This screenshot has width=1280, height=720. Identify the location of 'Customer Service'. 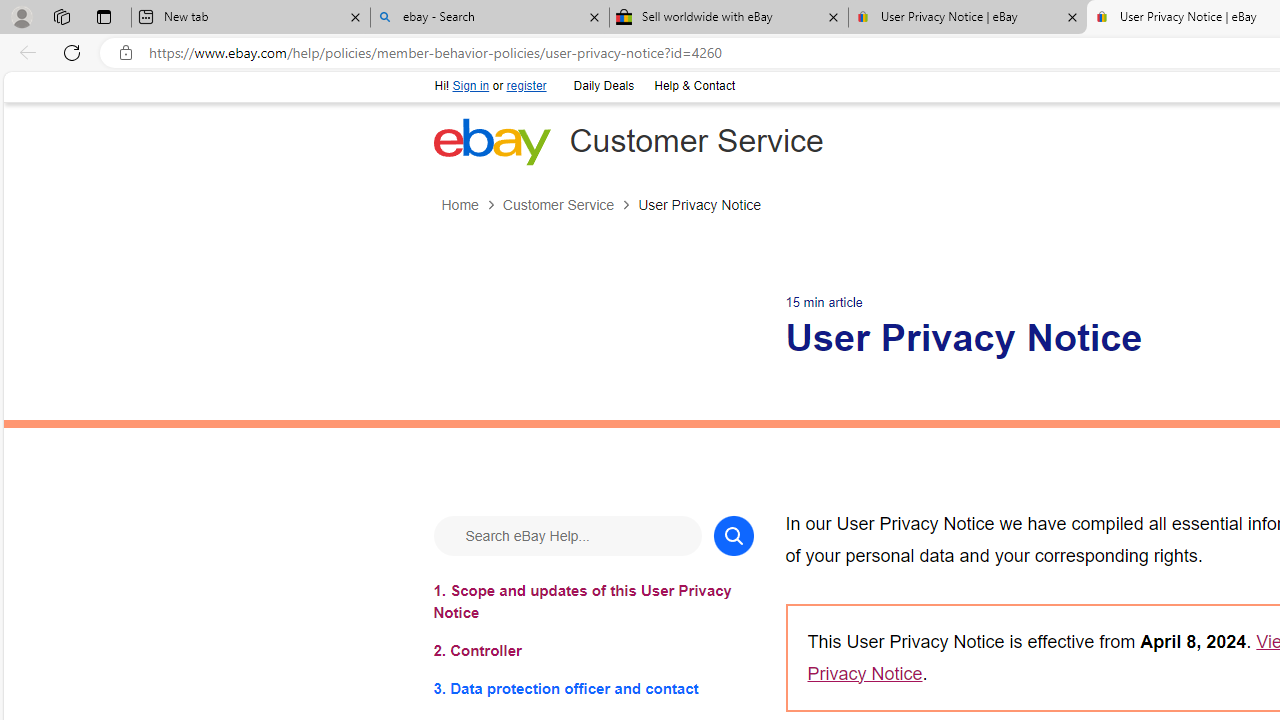
(569, 205).